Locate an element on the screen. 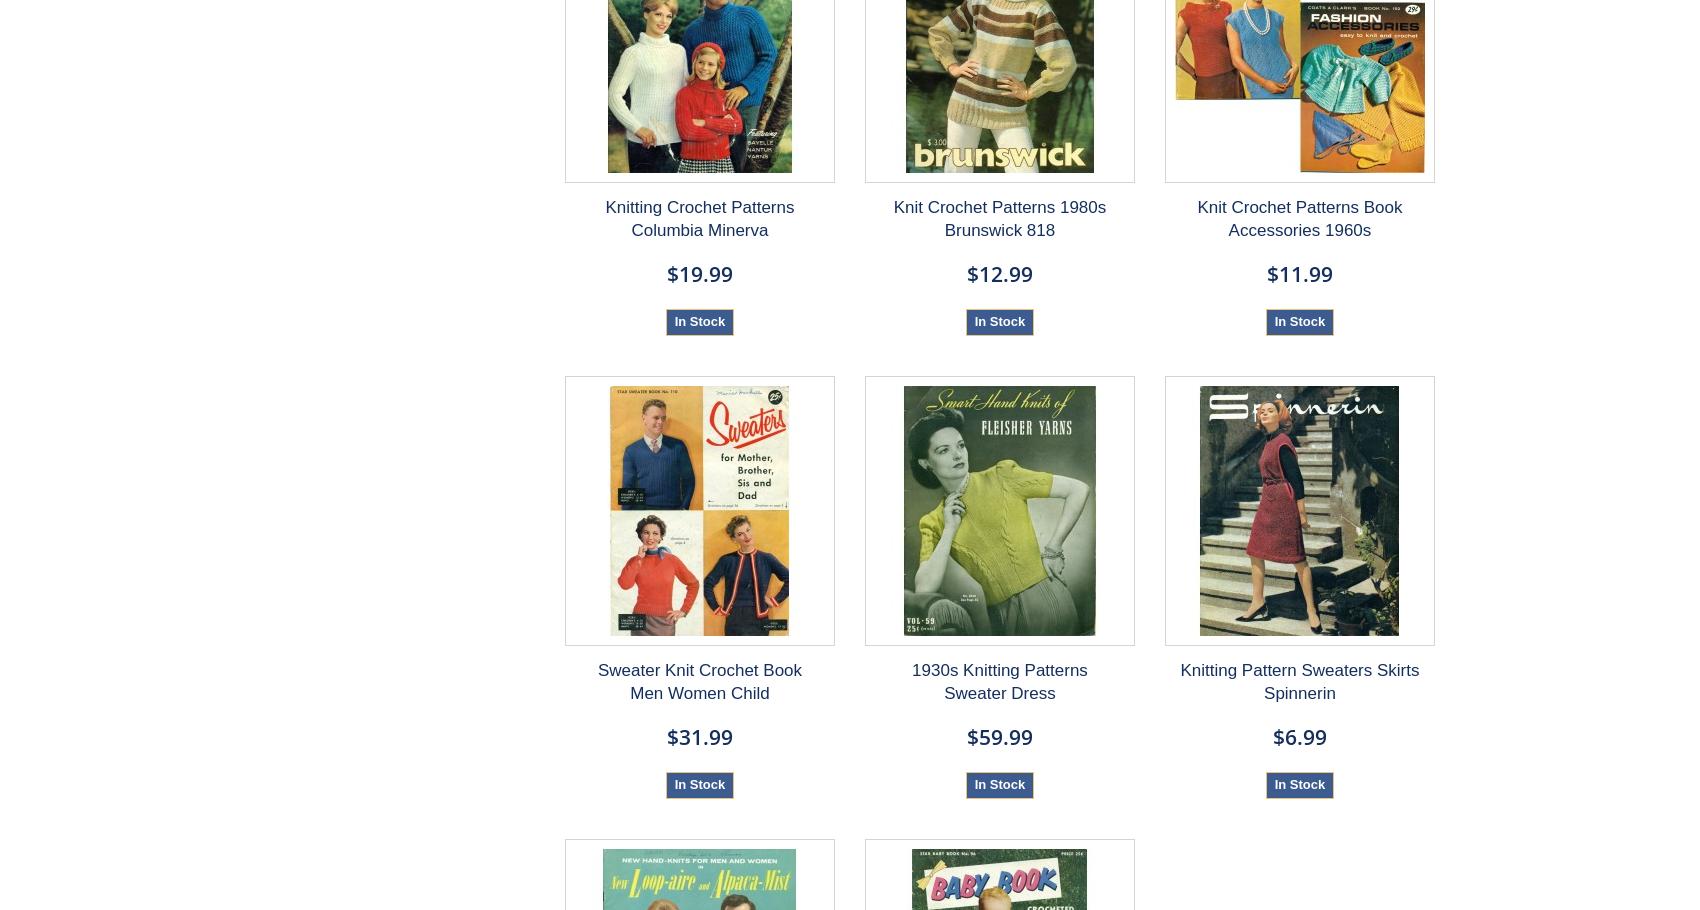  'Knit Crochet Patterns 1980s Brunswick 818' is located at coordinates (998, 217).